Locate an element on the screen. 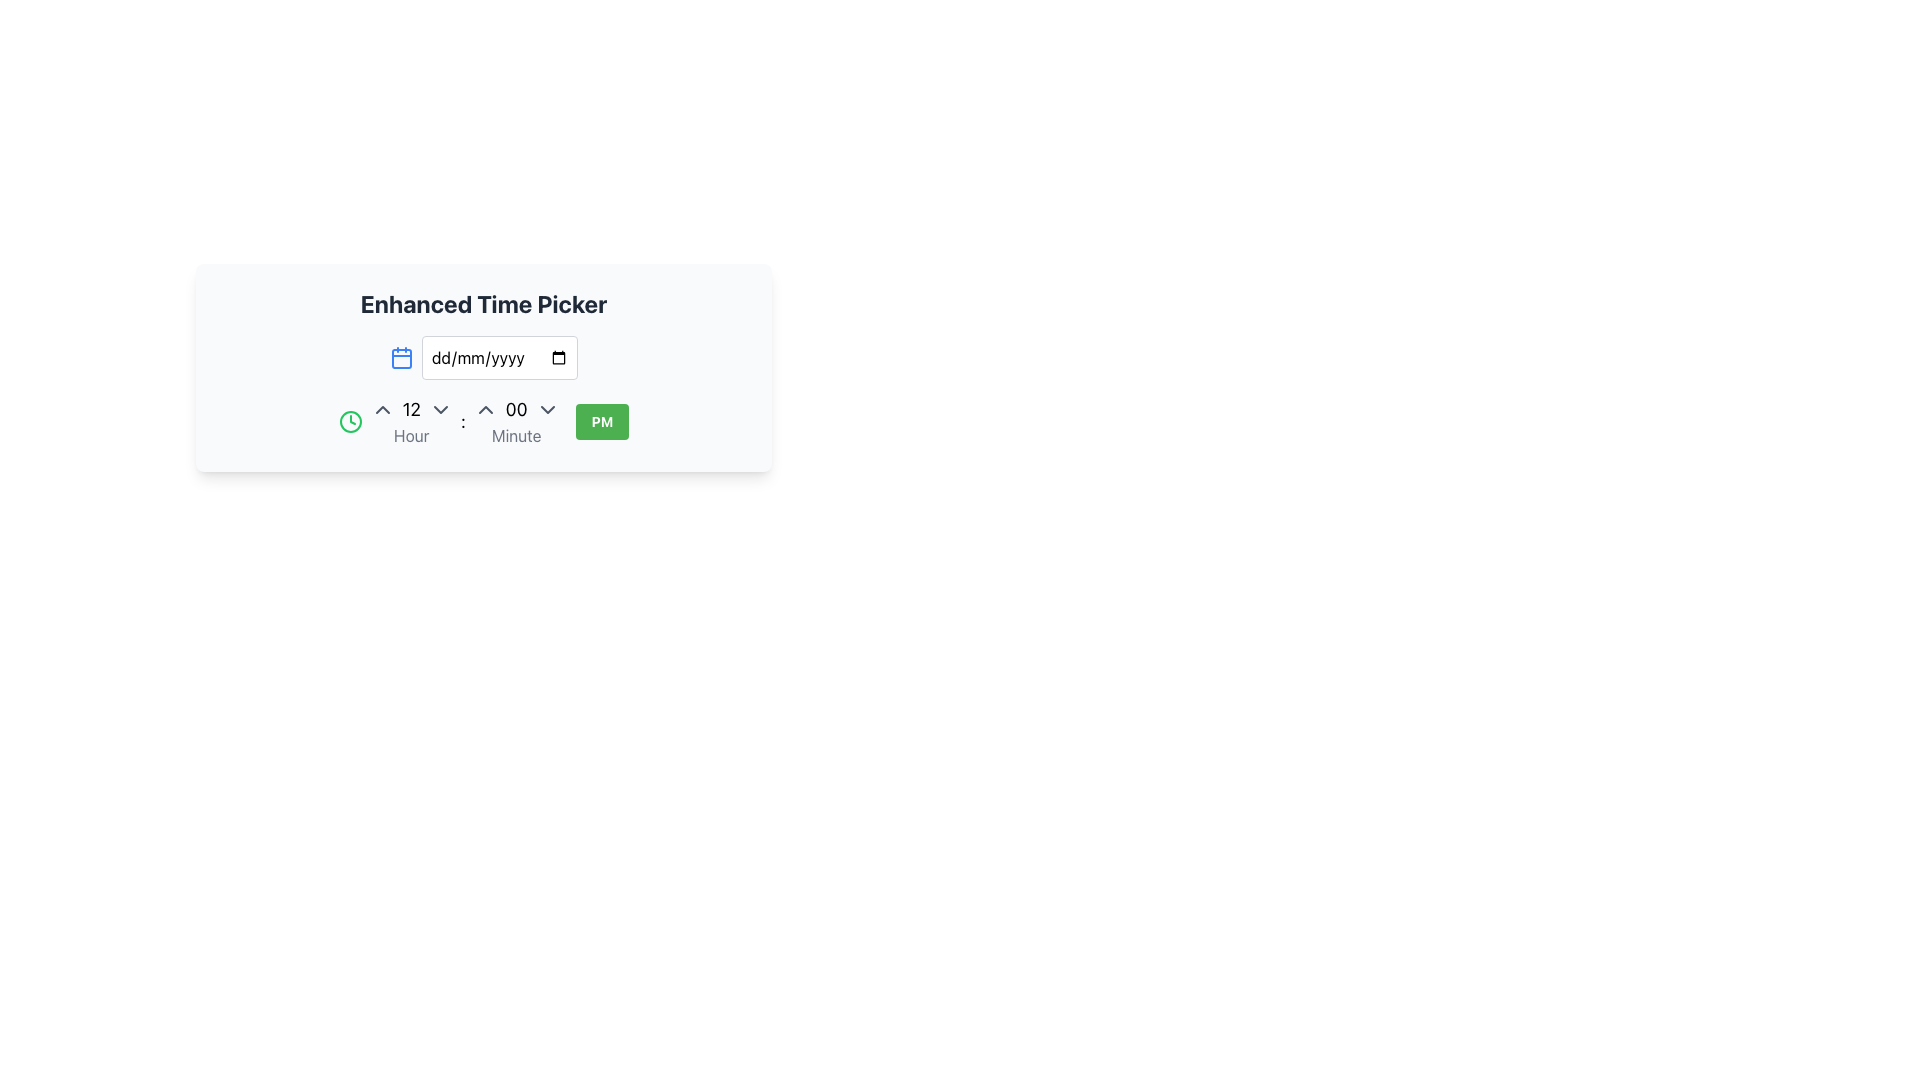 The height and width of the screenshot is (1080, 1920). the Date Input Field with placeholder text 'dd/mm/yyyy' is located at coordinates (499, 357).